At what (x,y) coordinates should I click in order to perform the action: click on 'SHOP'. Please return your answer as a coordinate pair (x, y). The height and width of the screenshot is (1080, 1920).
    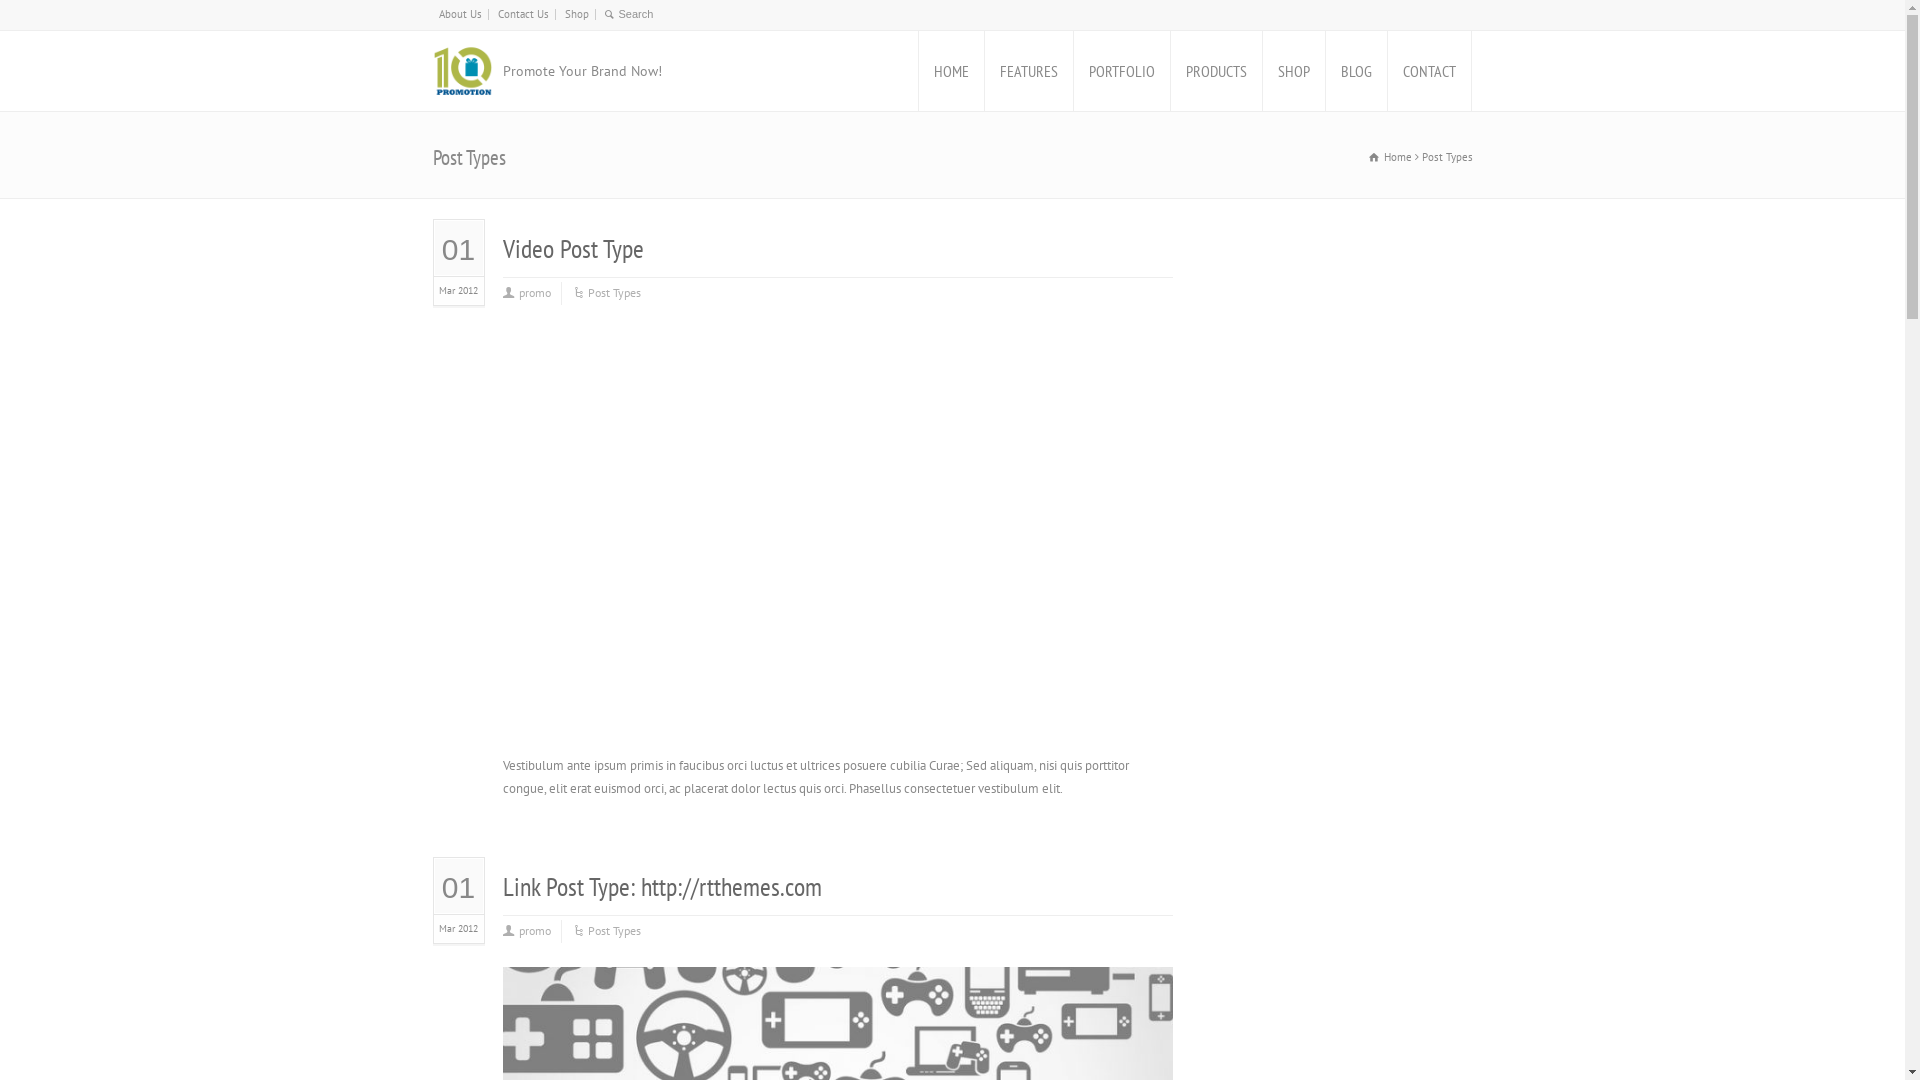
    Looking at the image, I should click on (1292, 69).